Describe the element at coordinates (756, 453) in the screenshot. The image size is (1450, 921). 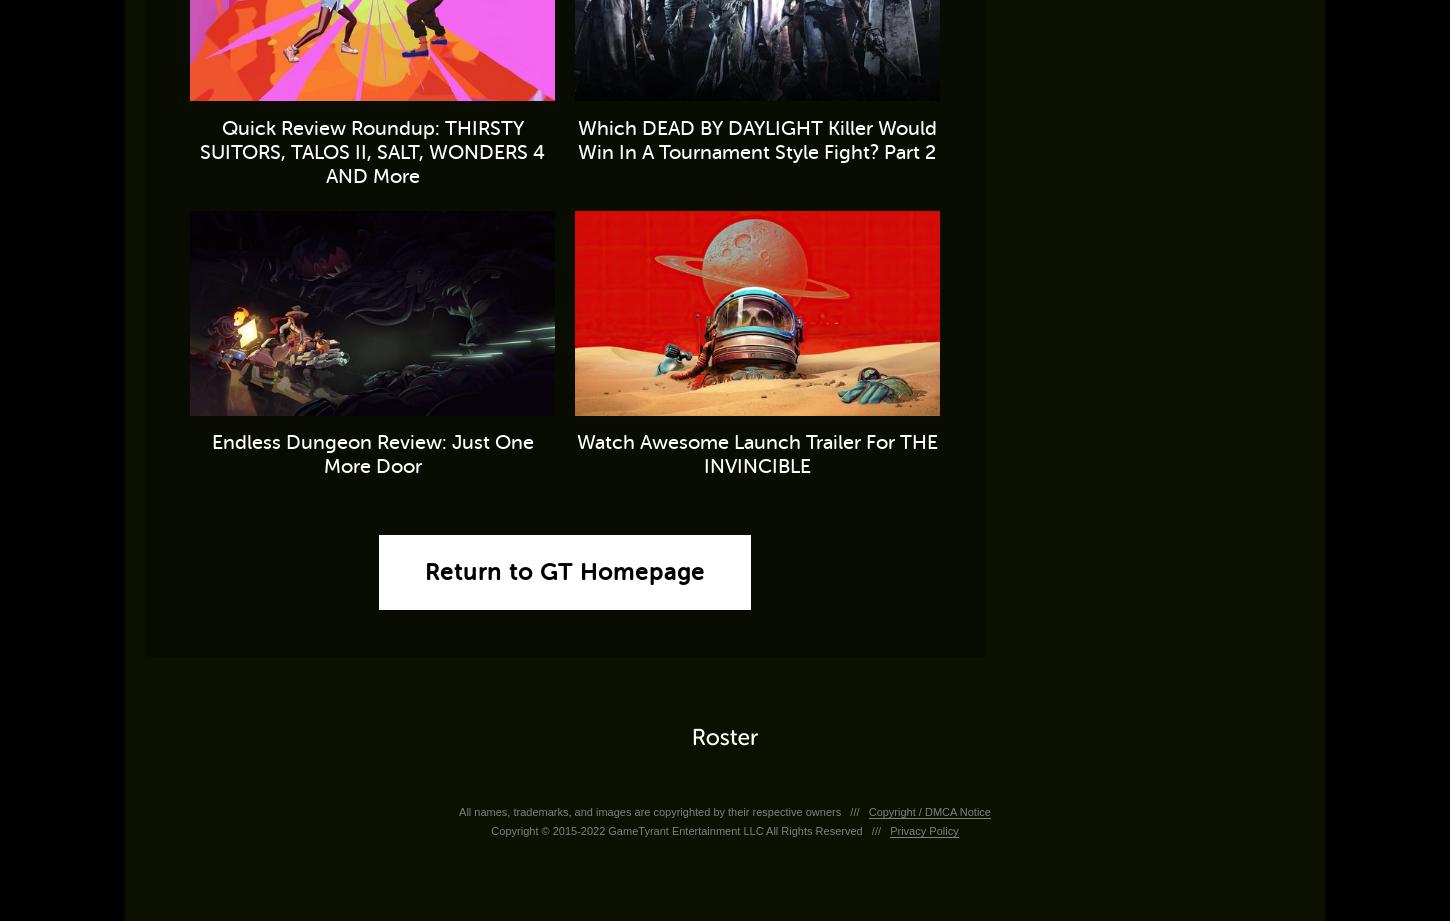
I see `'Watch Awesome Launch Trailer For THE INVINCIBLE'` at that location.